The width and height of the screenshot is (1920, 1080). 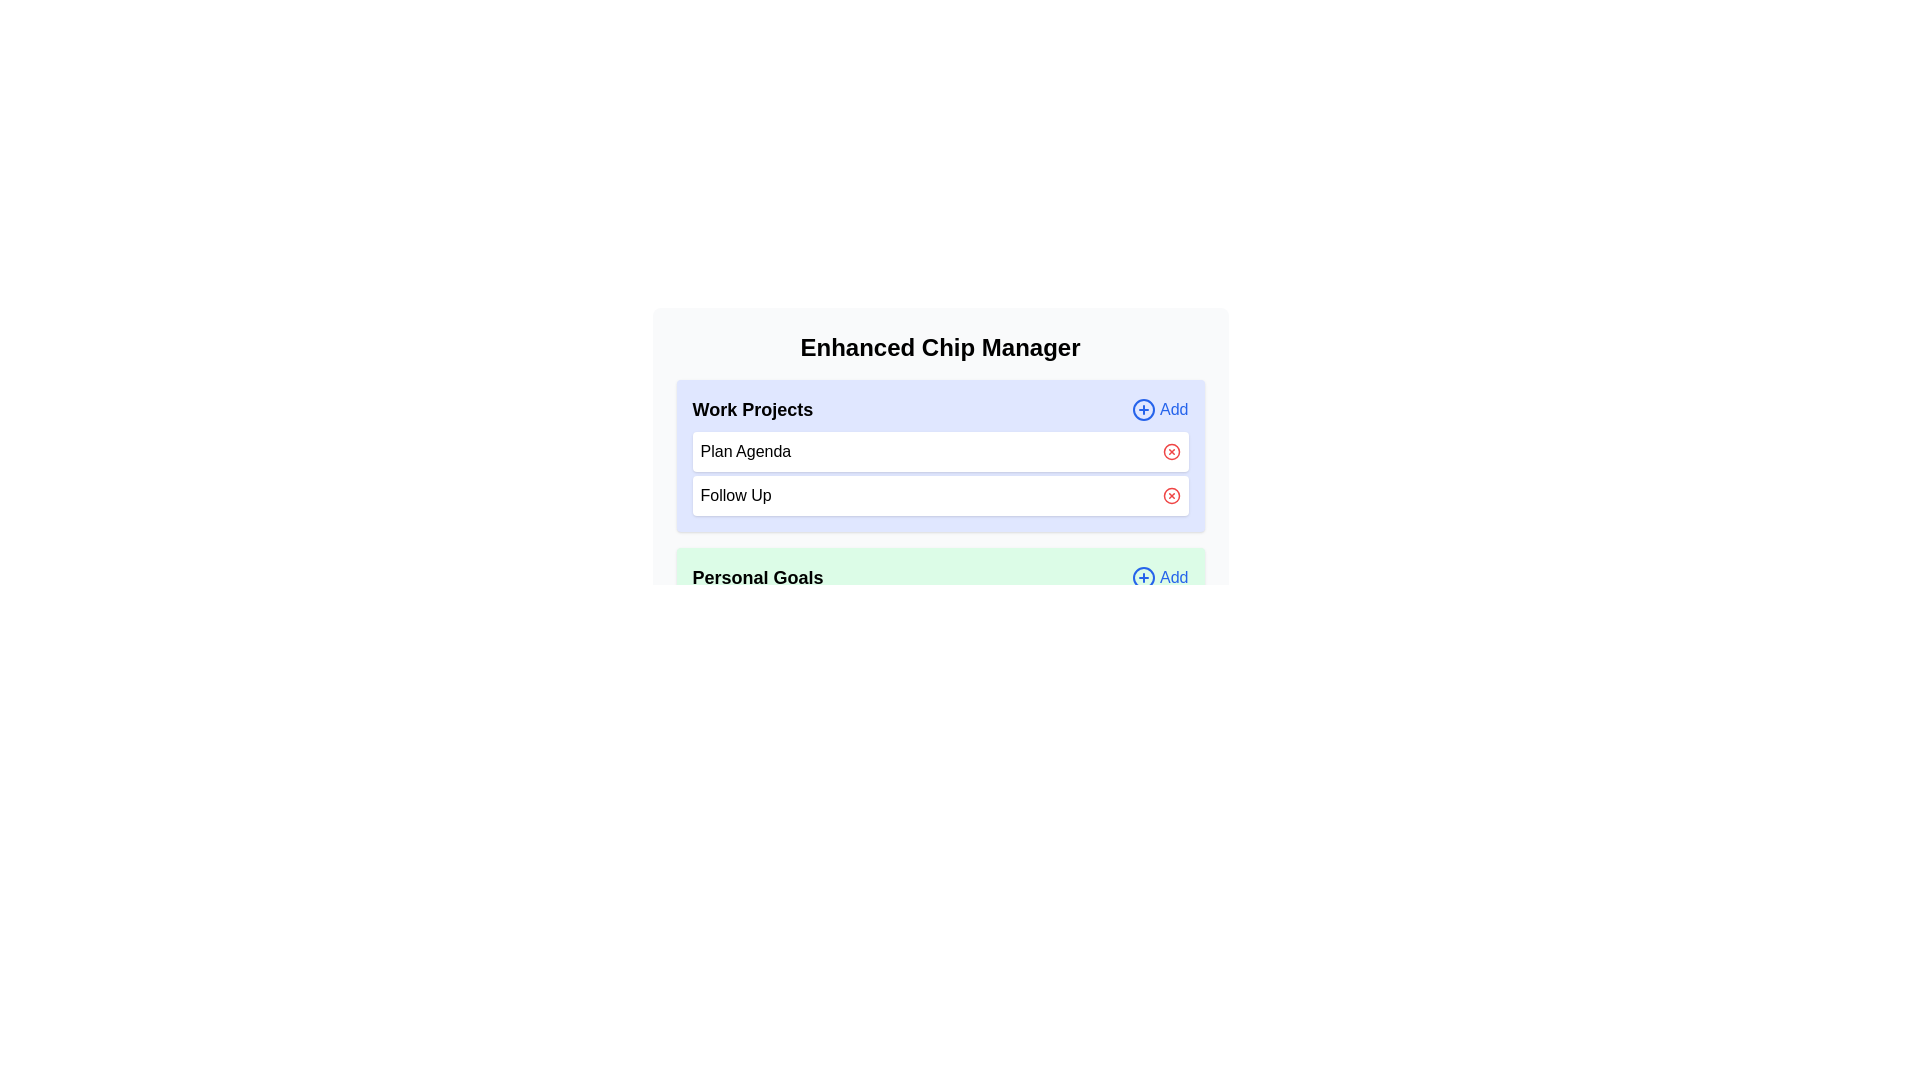 What do you see at coordinates (1160, 408) in the screenshot?
I see `'Add' button for the category 'Work Projects' to add a new chip` at bounding box center [1160, 408].